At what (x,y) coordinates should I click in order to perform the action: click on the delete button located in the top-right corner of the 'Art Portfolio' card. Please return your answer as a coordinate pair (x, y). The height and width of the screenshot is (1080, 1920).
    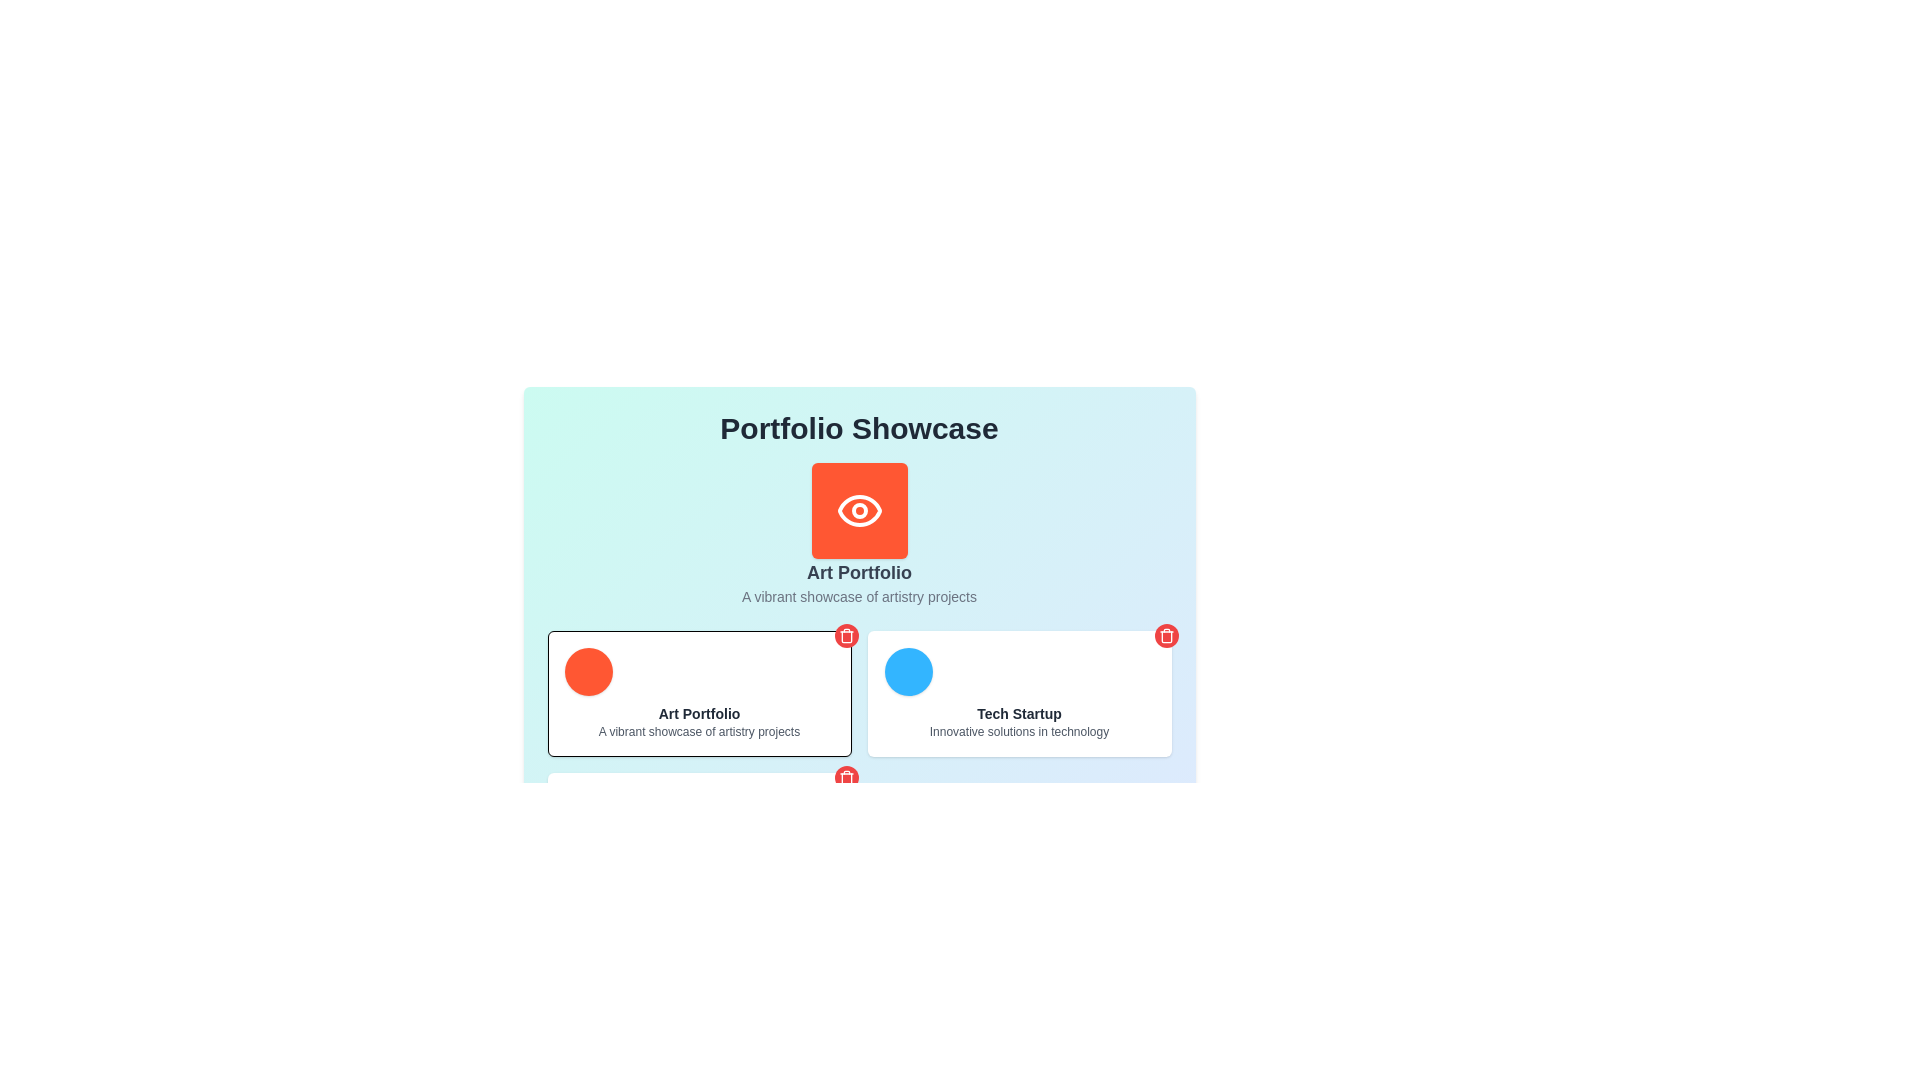
    Looking at the image, I should click on (1166, 636).